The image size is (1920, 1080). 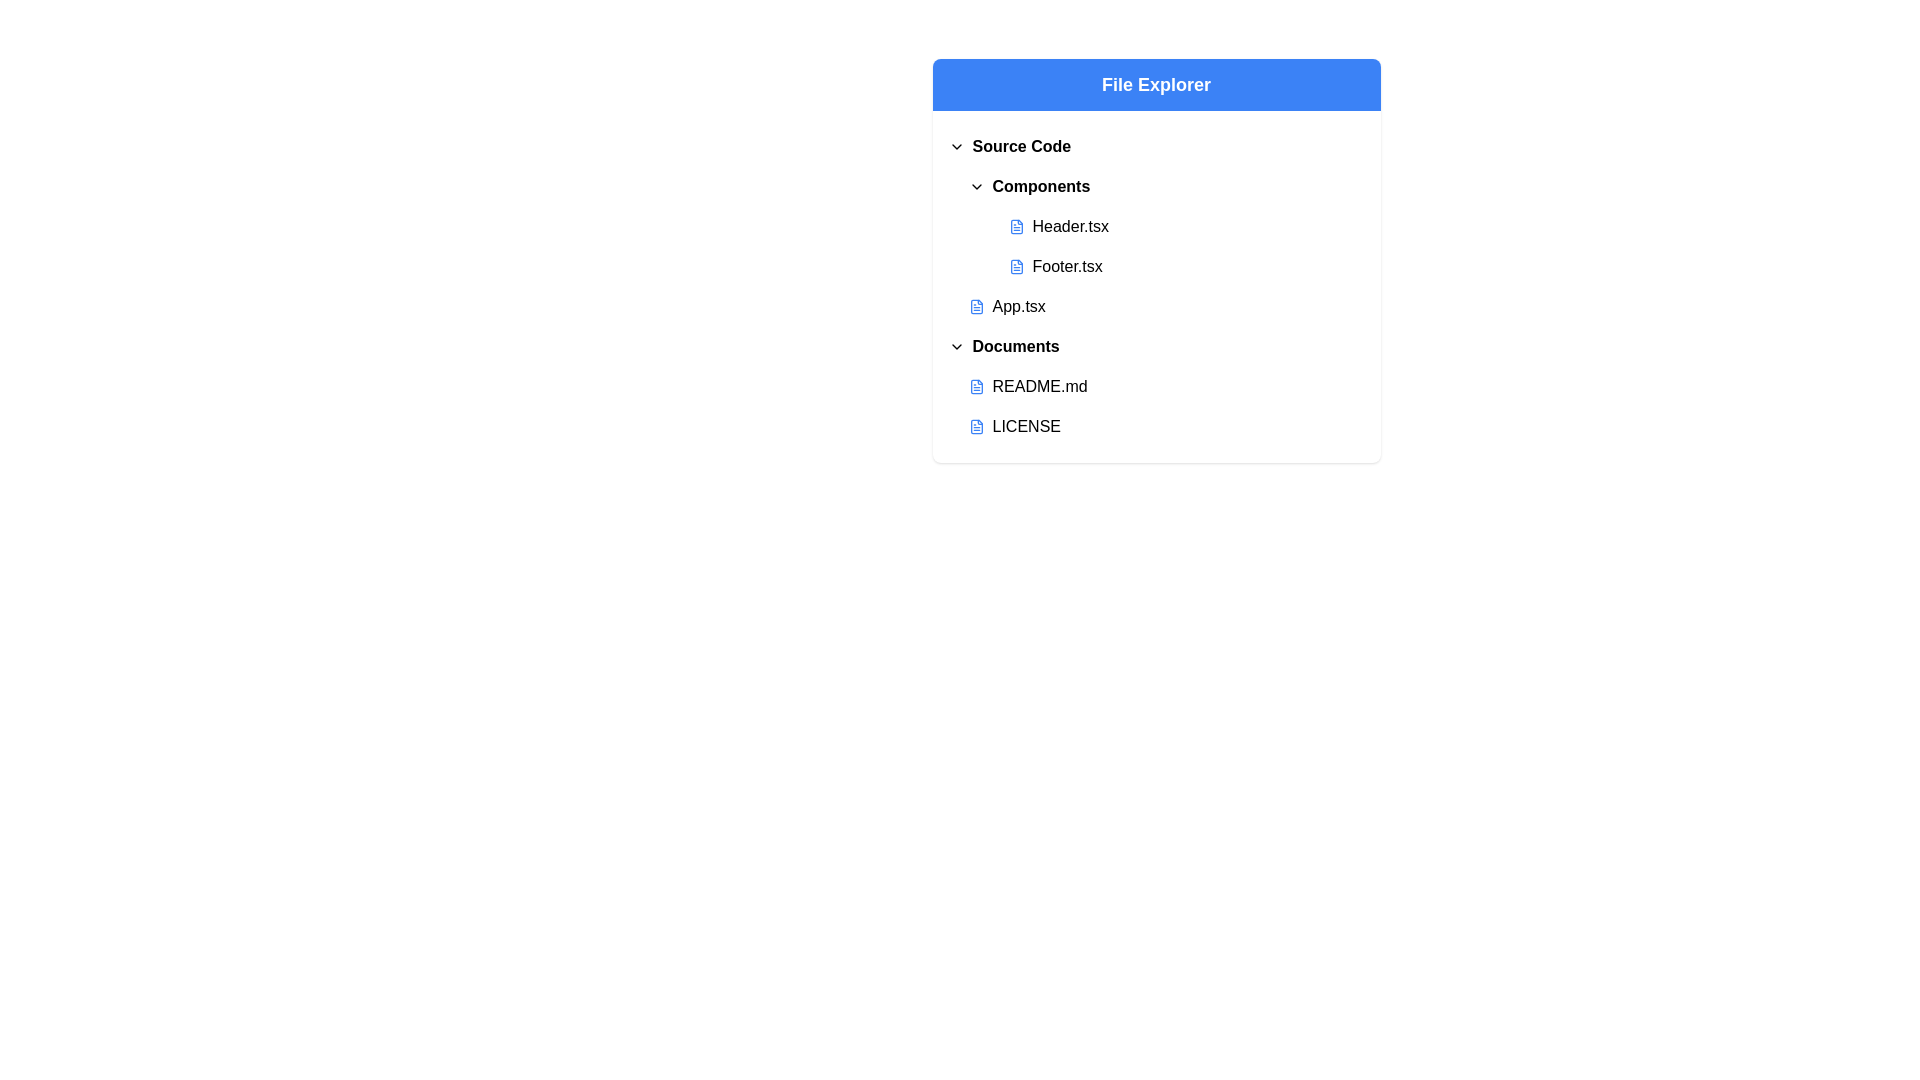 I want to click on the collapsible folder node in the 'Source Code' section of the file explorer, so click(x=1166, y=186).